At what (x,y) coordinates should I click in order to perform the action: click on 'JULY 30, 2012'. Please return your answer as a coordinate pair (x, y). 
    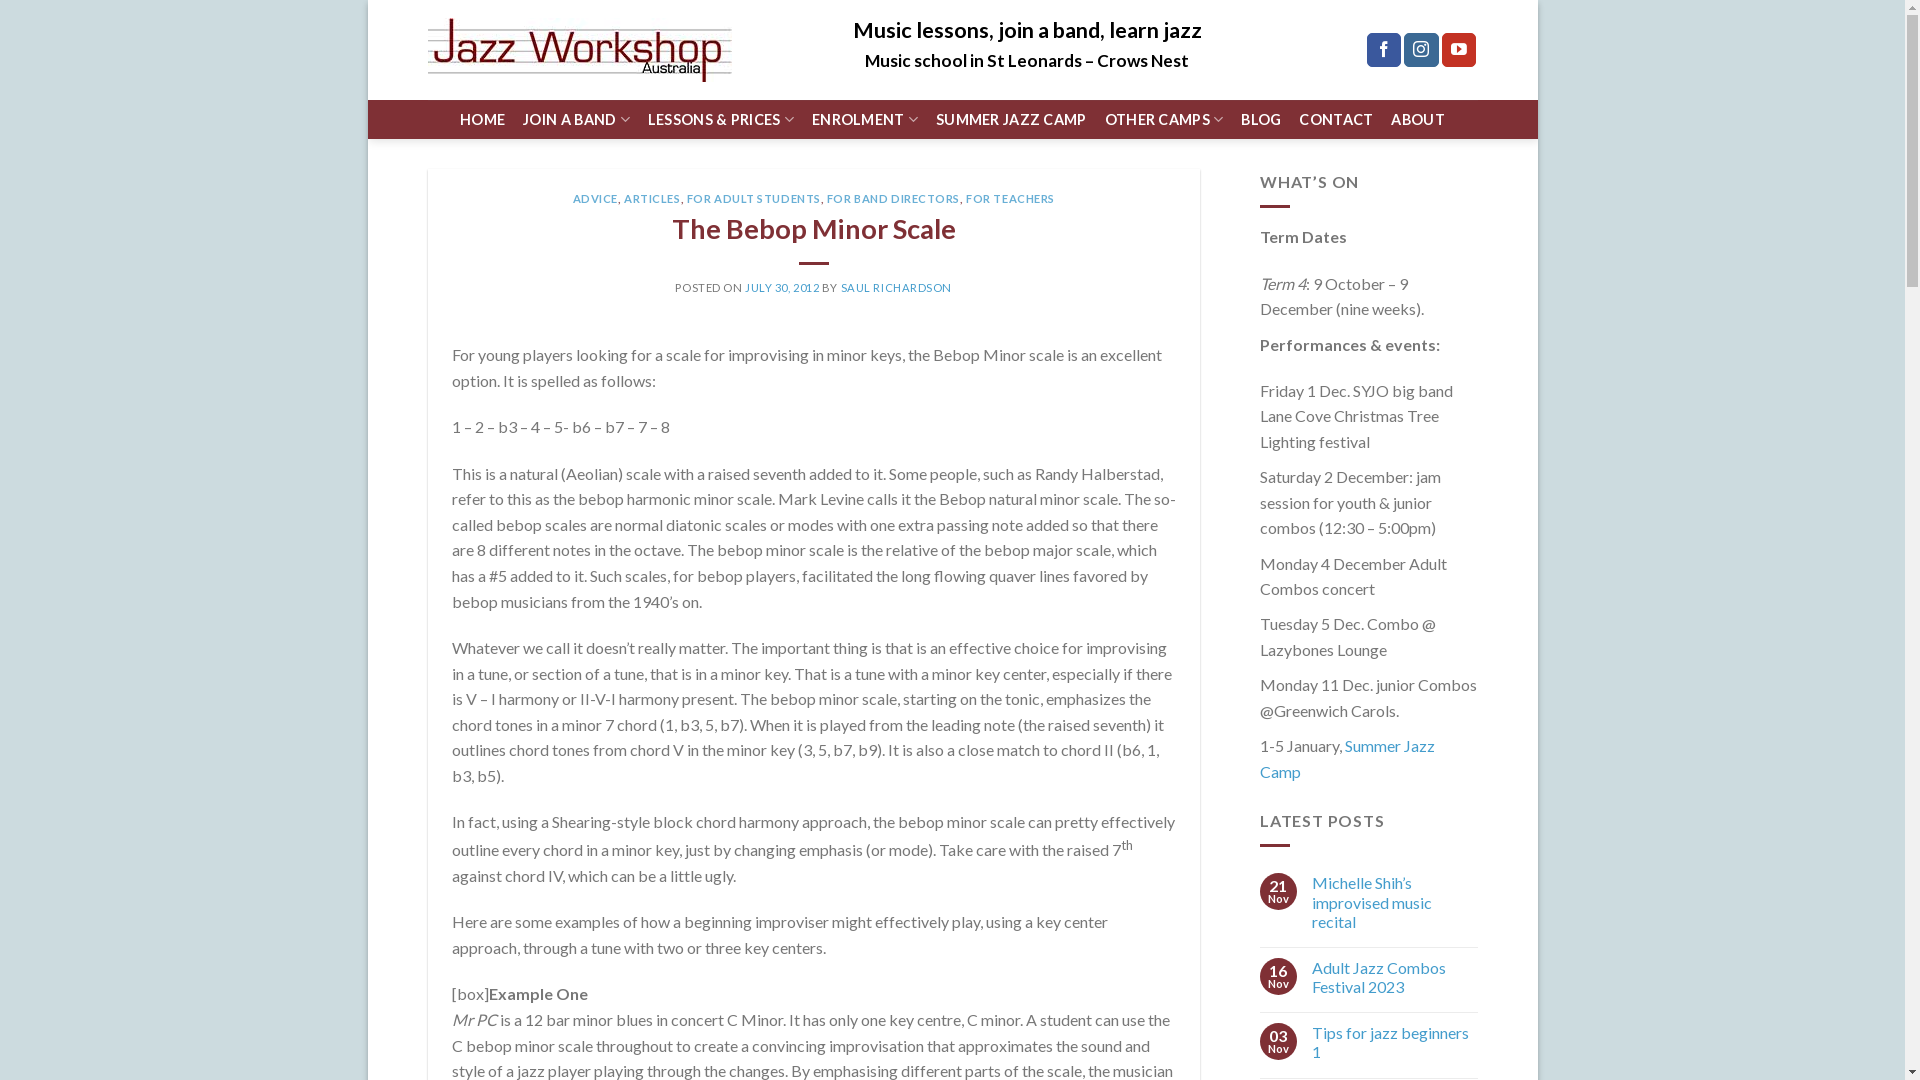
    Looking at the image, I should click on (781, 287).